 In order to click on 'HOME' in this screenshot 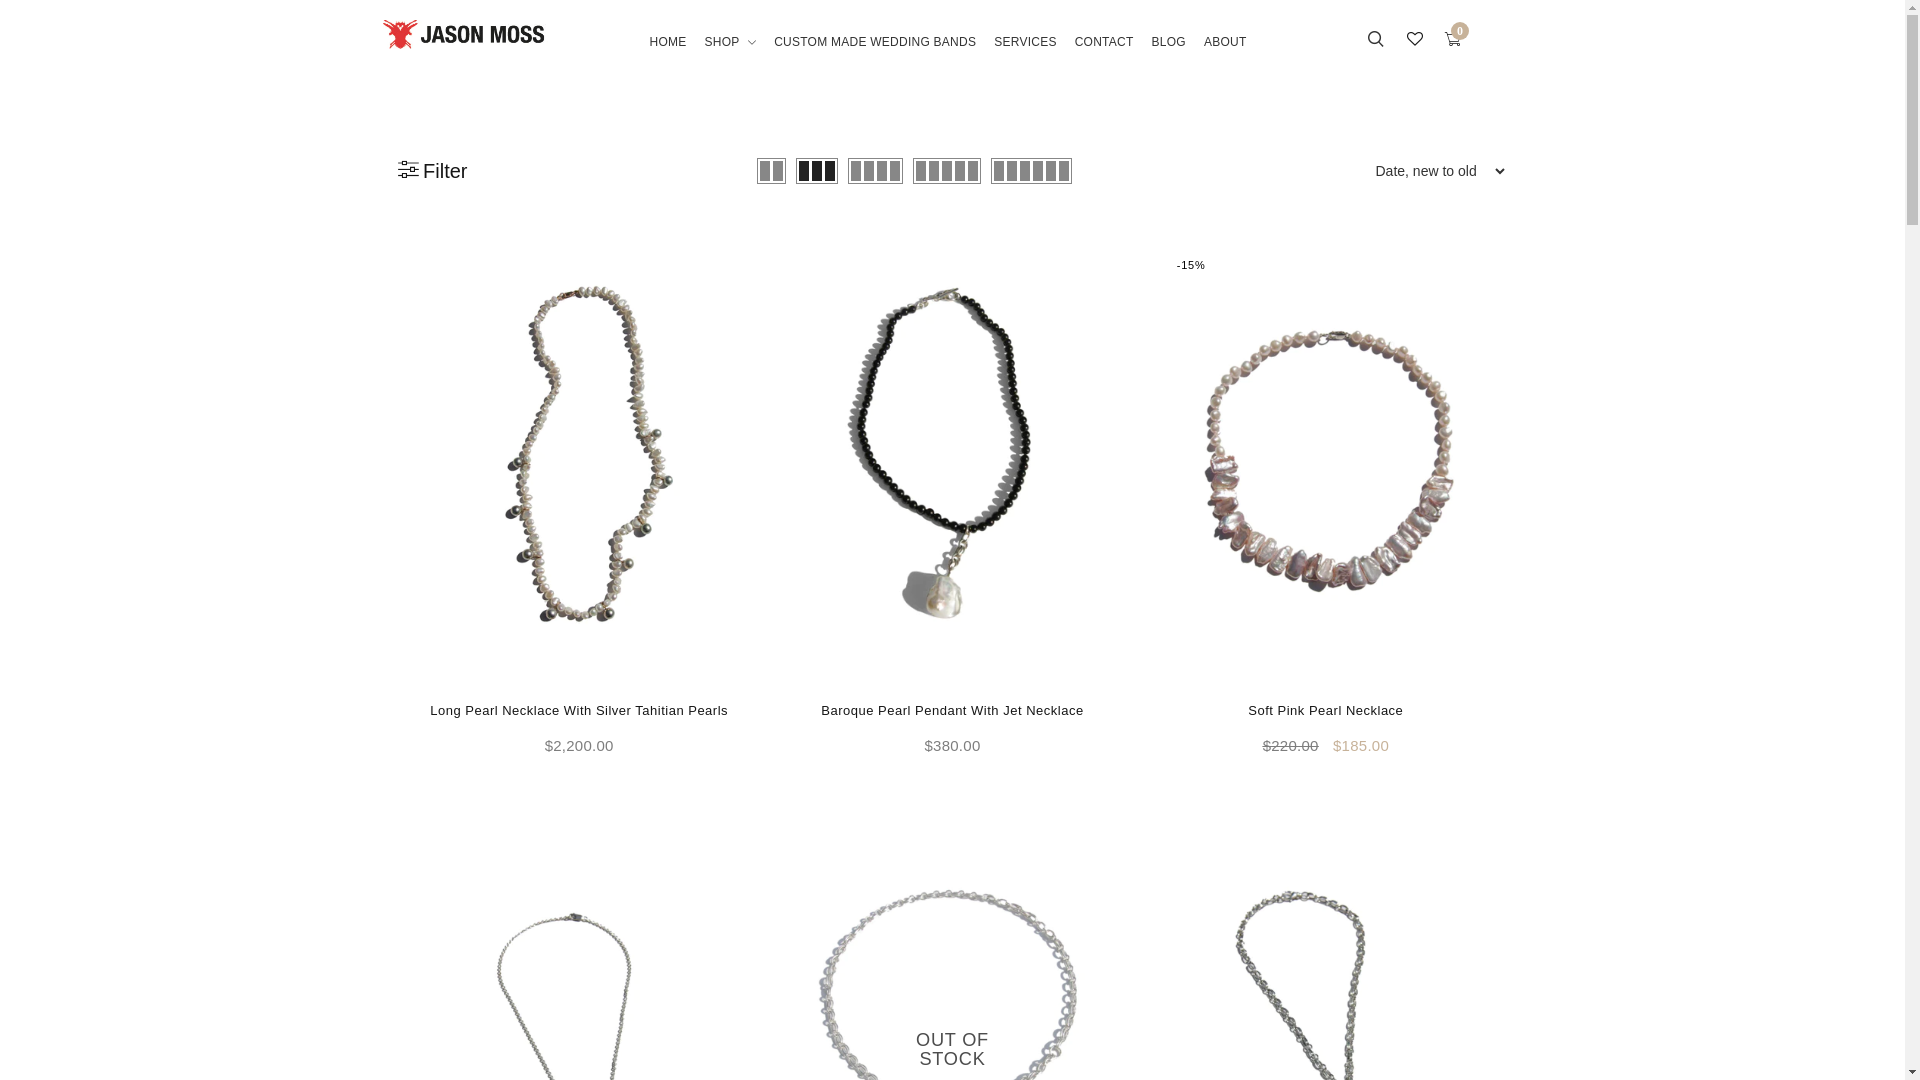, I will do `click(672, 56)`.